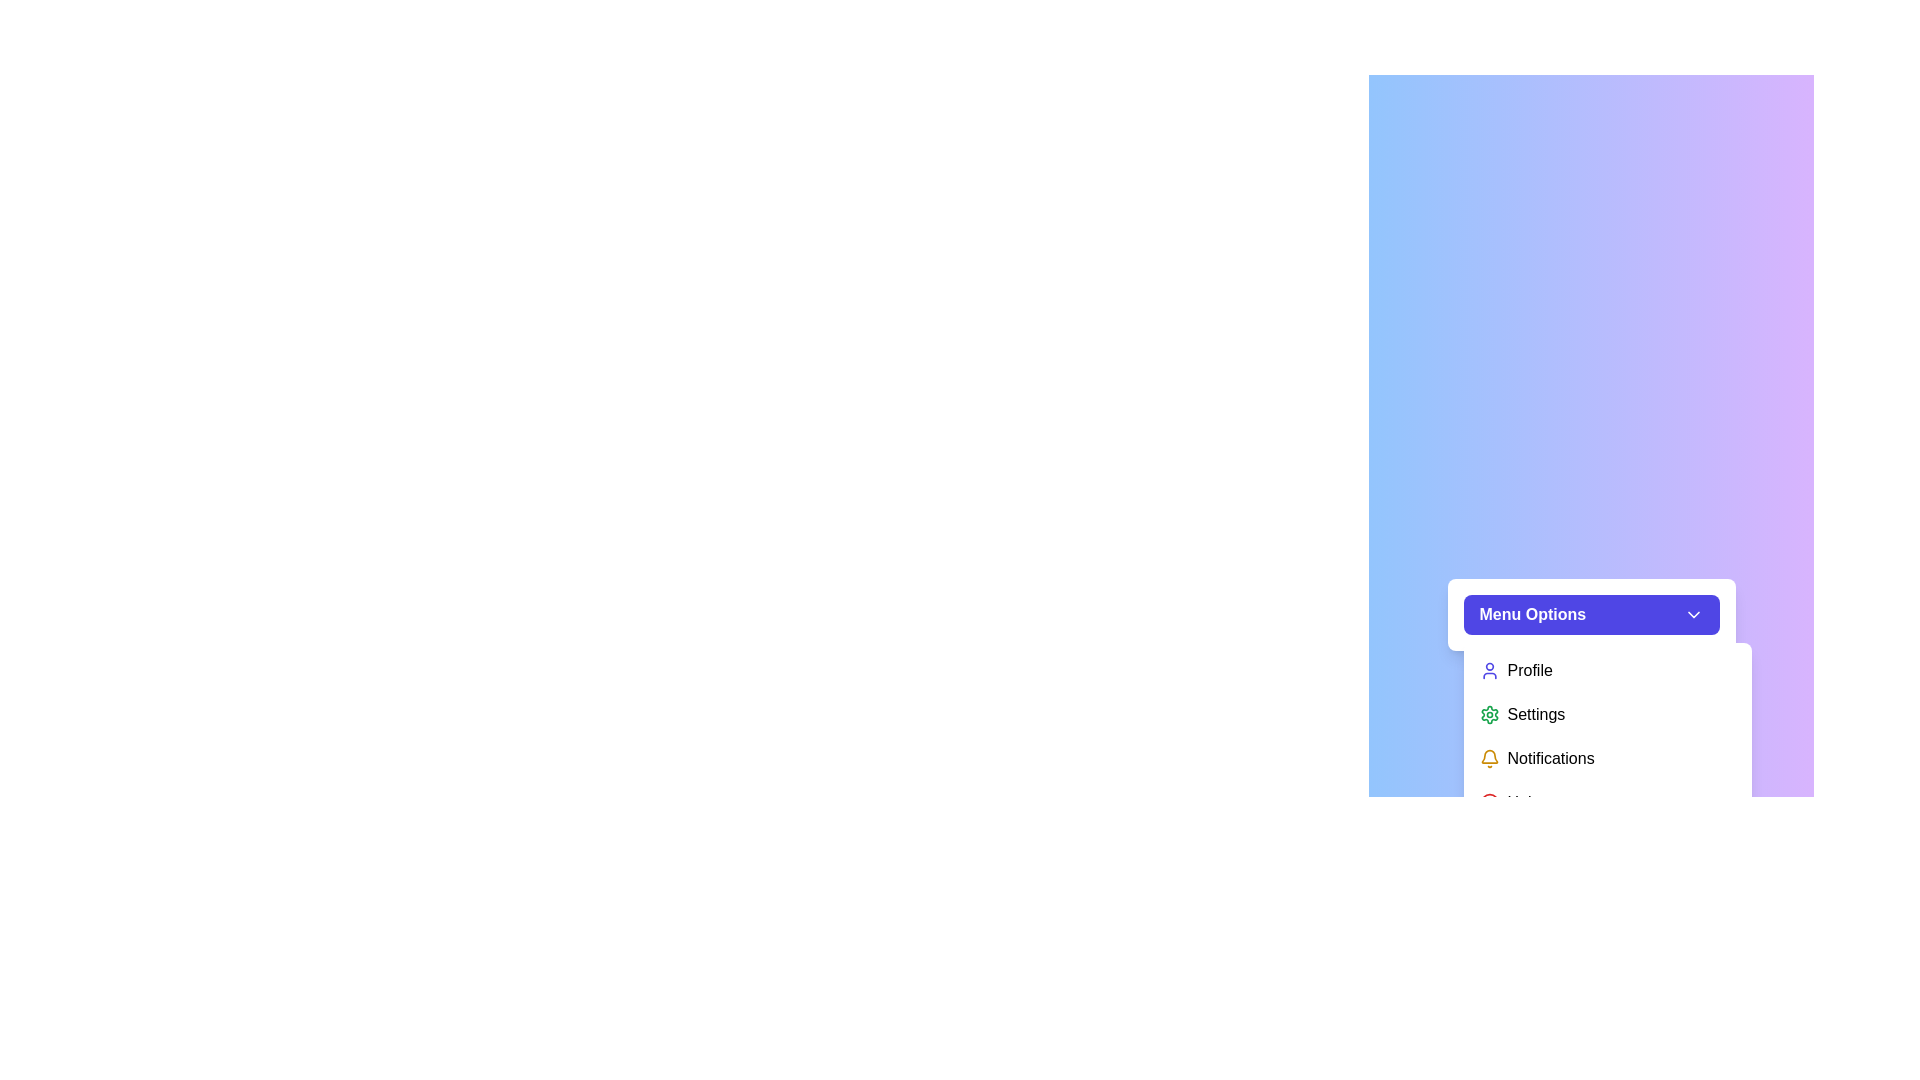 This screenshot has width=1920, height=1080. Describe the element at coordinates (1489, 713) in the screenshot. I see `the settings icon located in the menu dropdown to the left of the 'Settings' text label` at that location.